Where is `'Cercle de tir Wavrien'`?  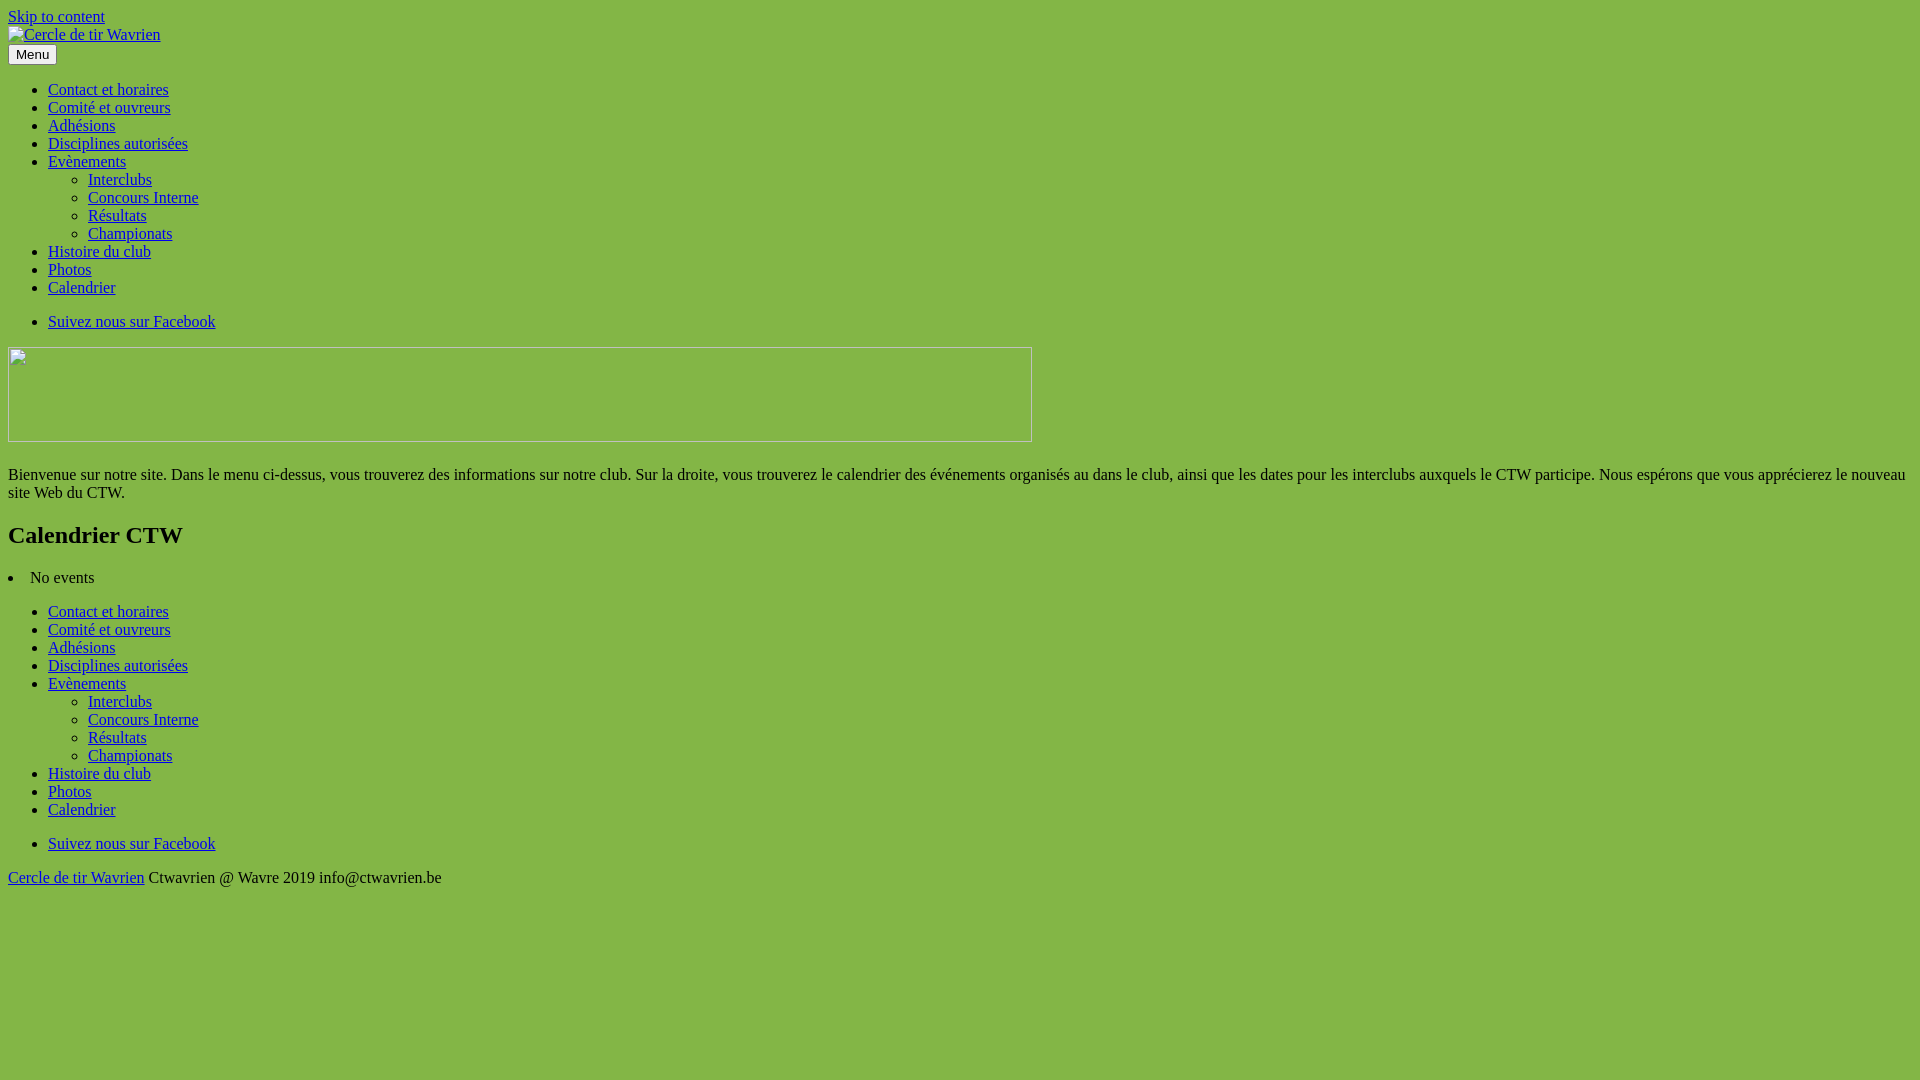 'Cercle de tir Wavrien' is located at coordinates (76, 67).